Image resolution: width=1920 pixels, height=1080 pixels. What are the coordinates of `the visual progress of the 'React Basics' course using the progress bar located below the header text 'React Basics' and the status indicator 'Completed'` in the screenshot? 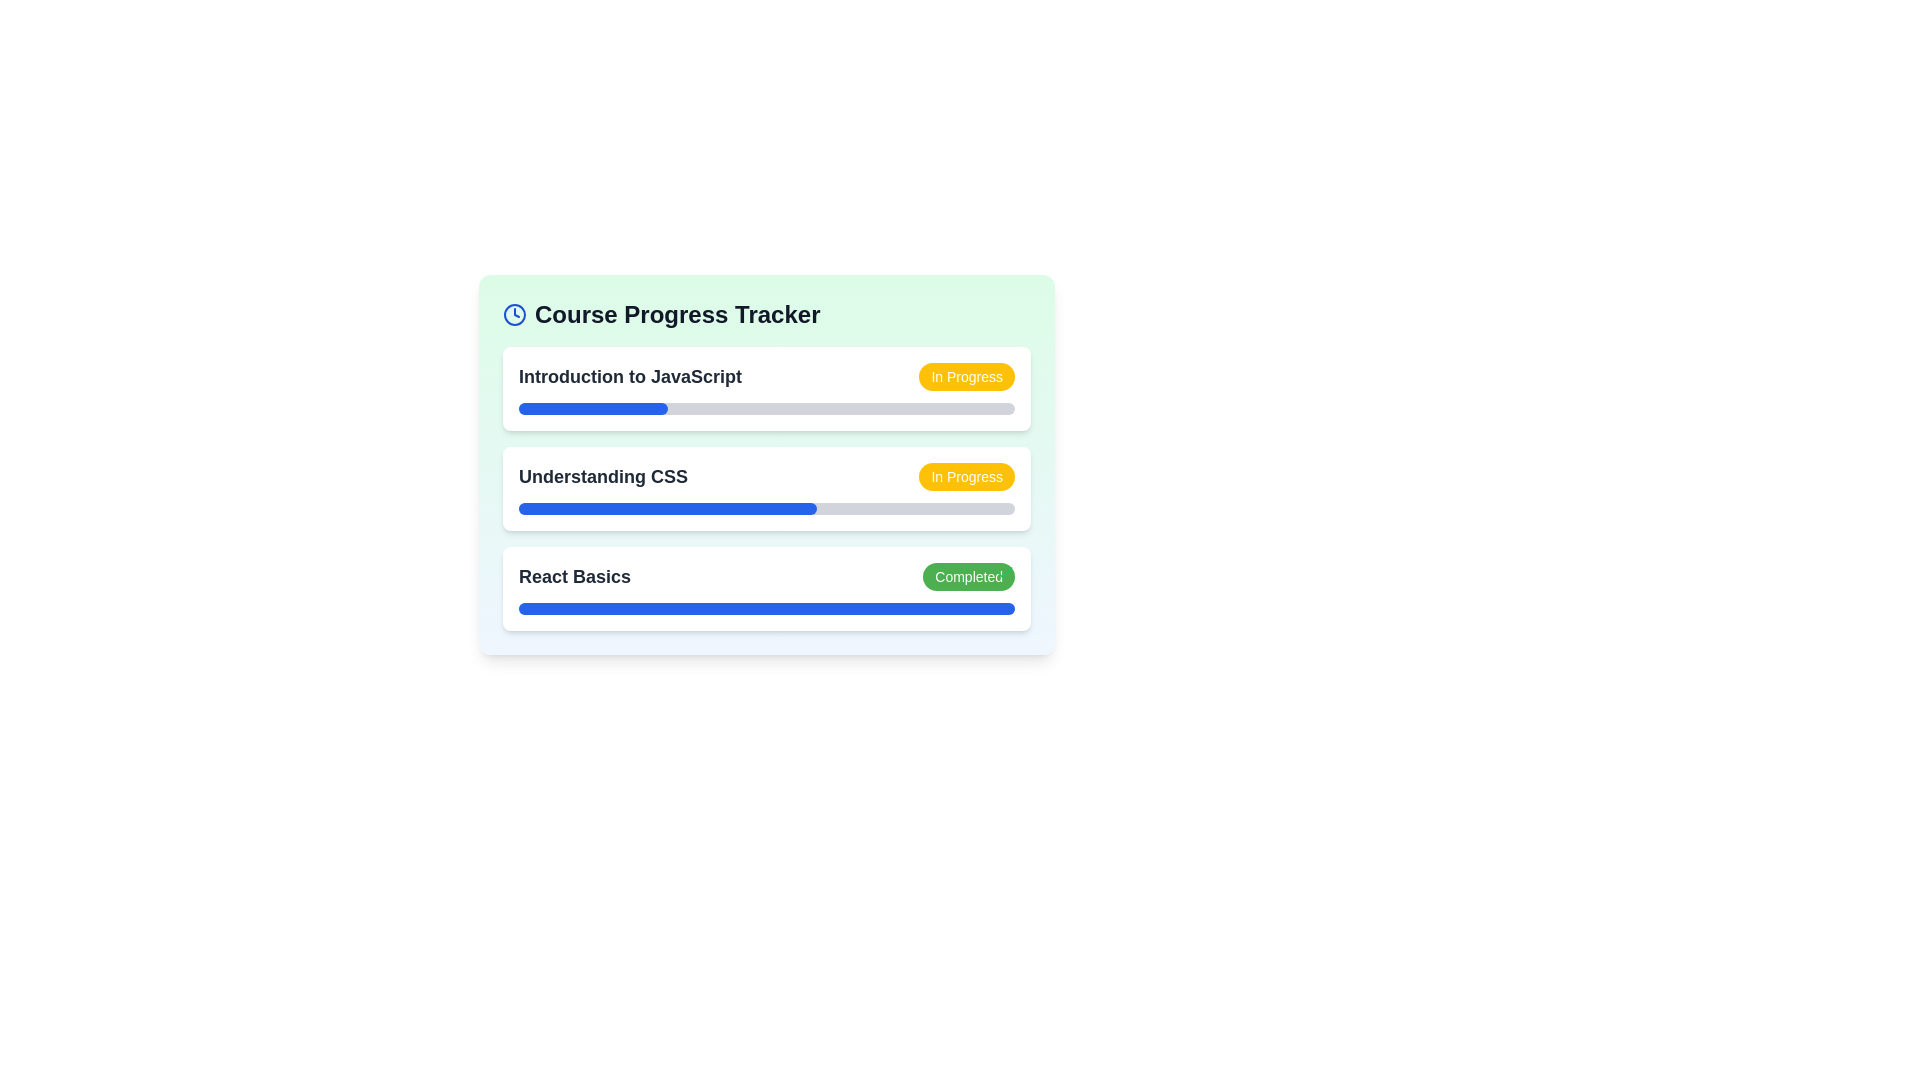 It's located at (766, 608).